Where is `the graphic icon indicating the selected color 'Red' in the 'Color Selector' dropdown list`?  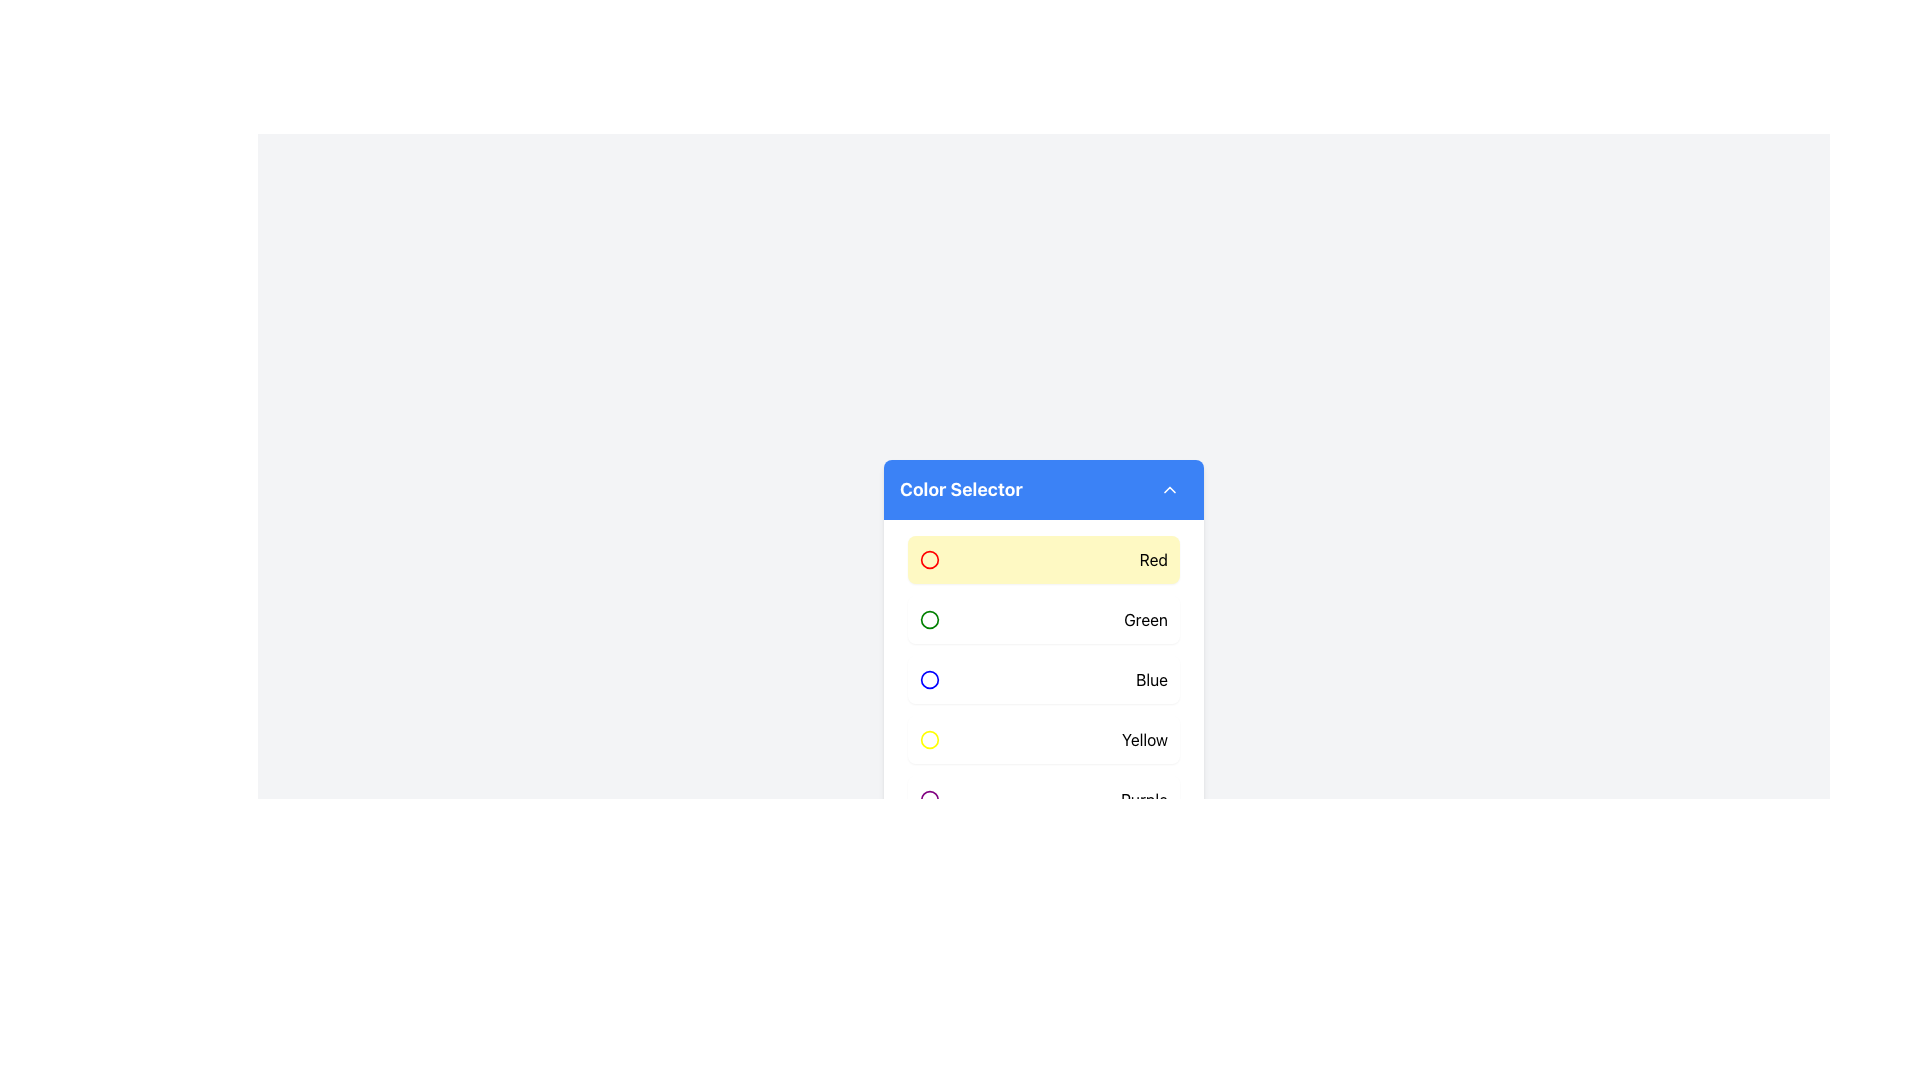 the graphic icon indicating the selected color 'Red' in the 'Color Selector' dropdown list is located at coordinates (929, 559).